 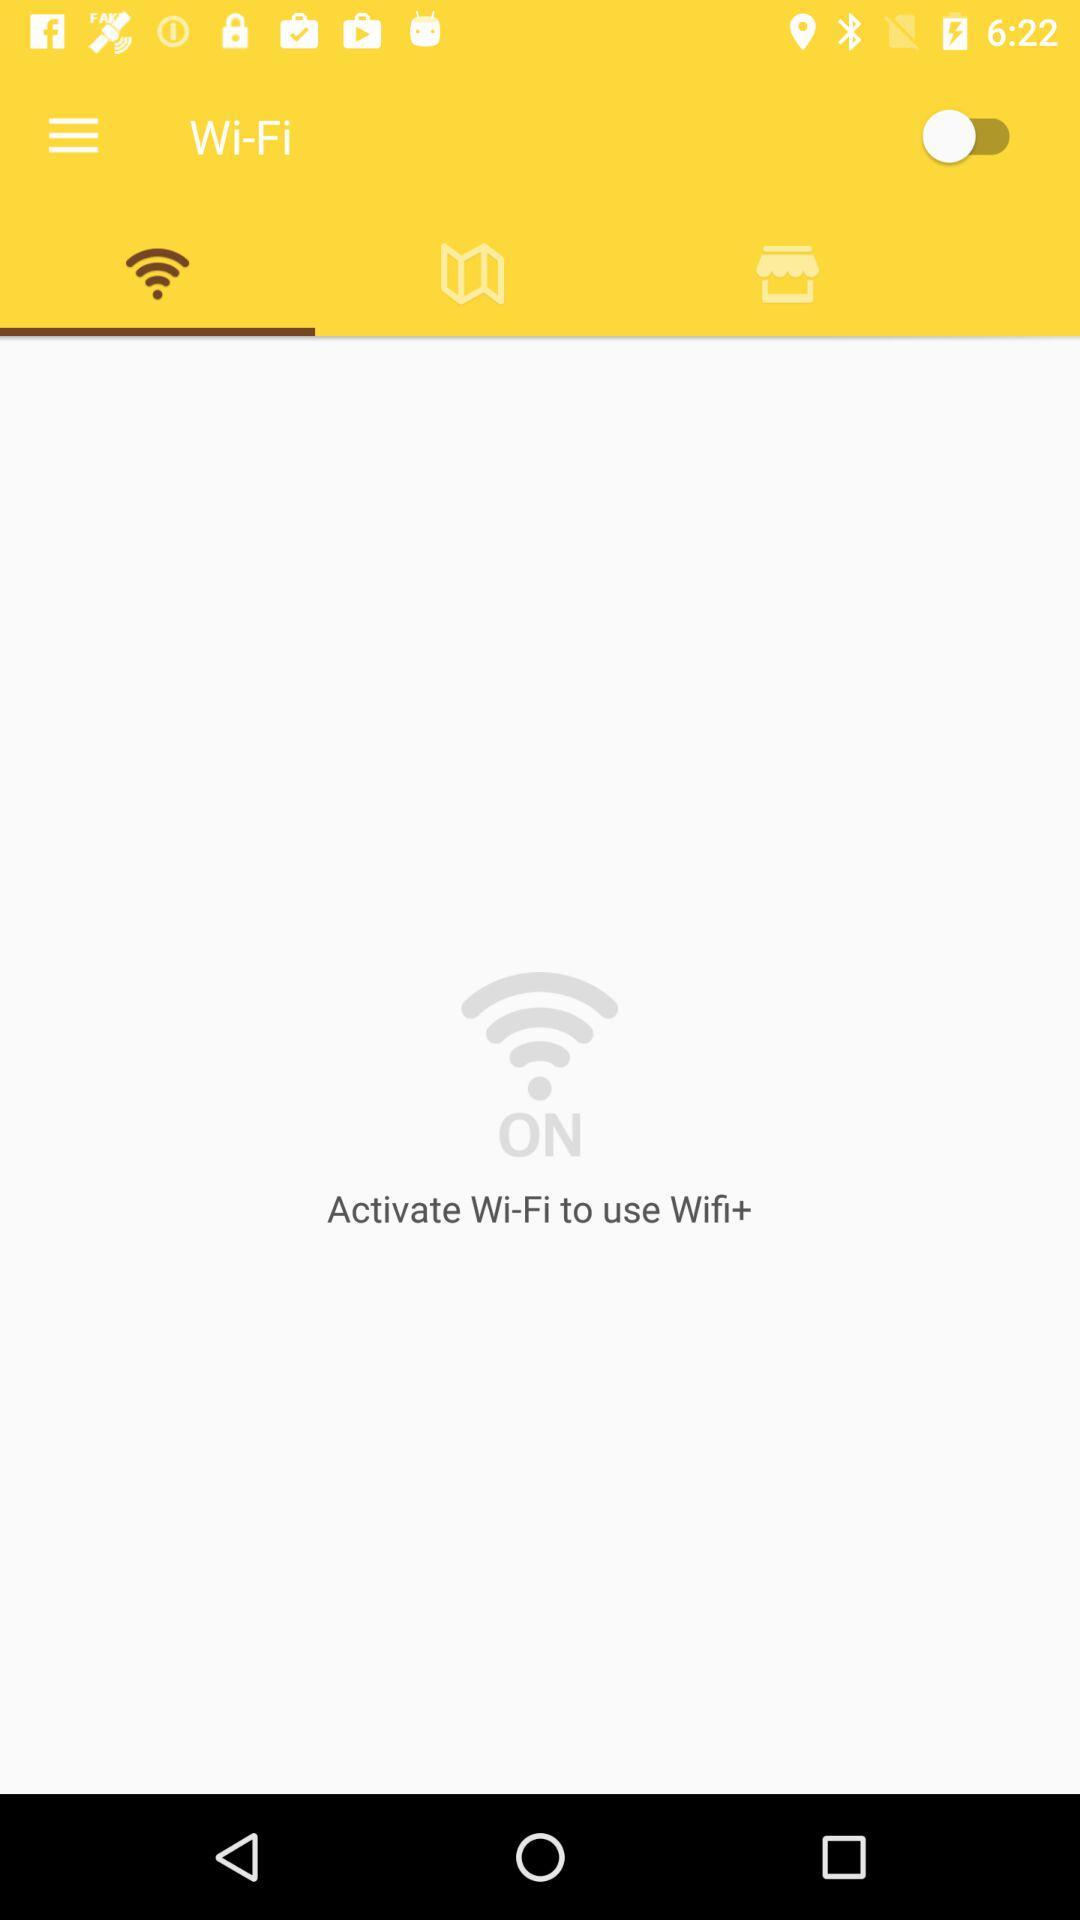 I want to click on review location 's signal, so click(x=786, y=272).